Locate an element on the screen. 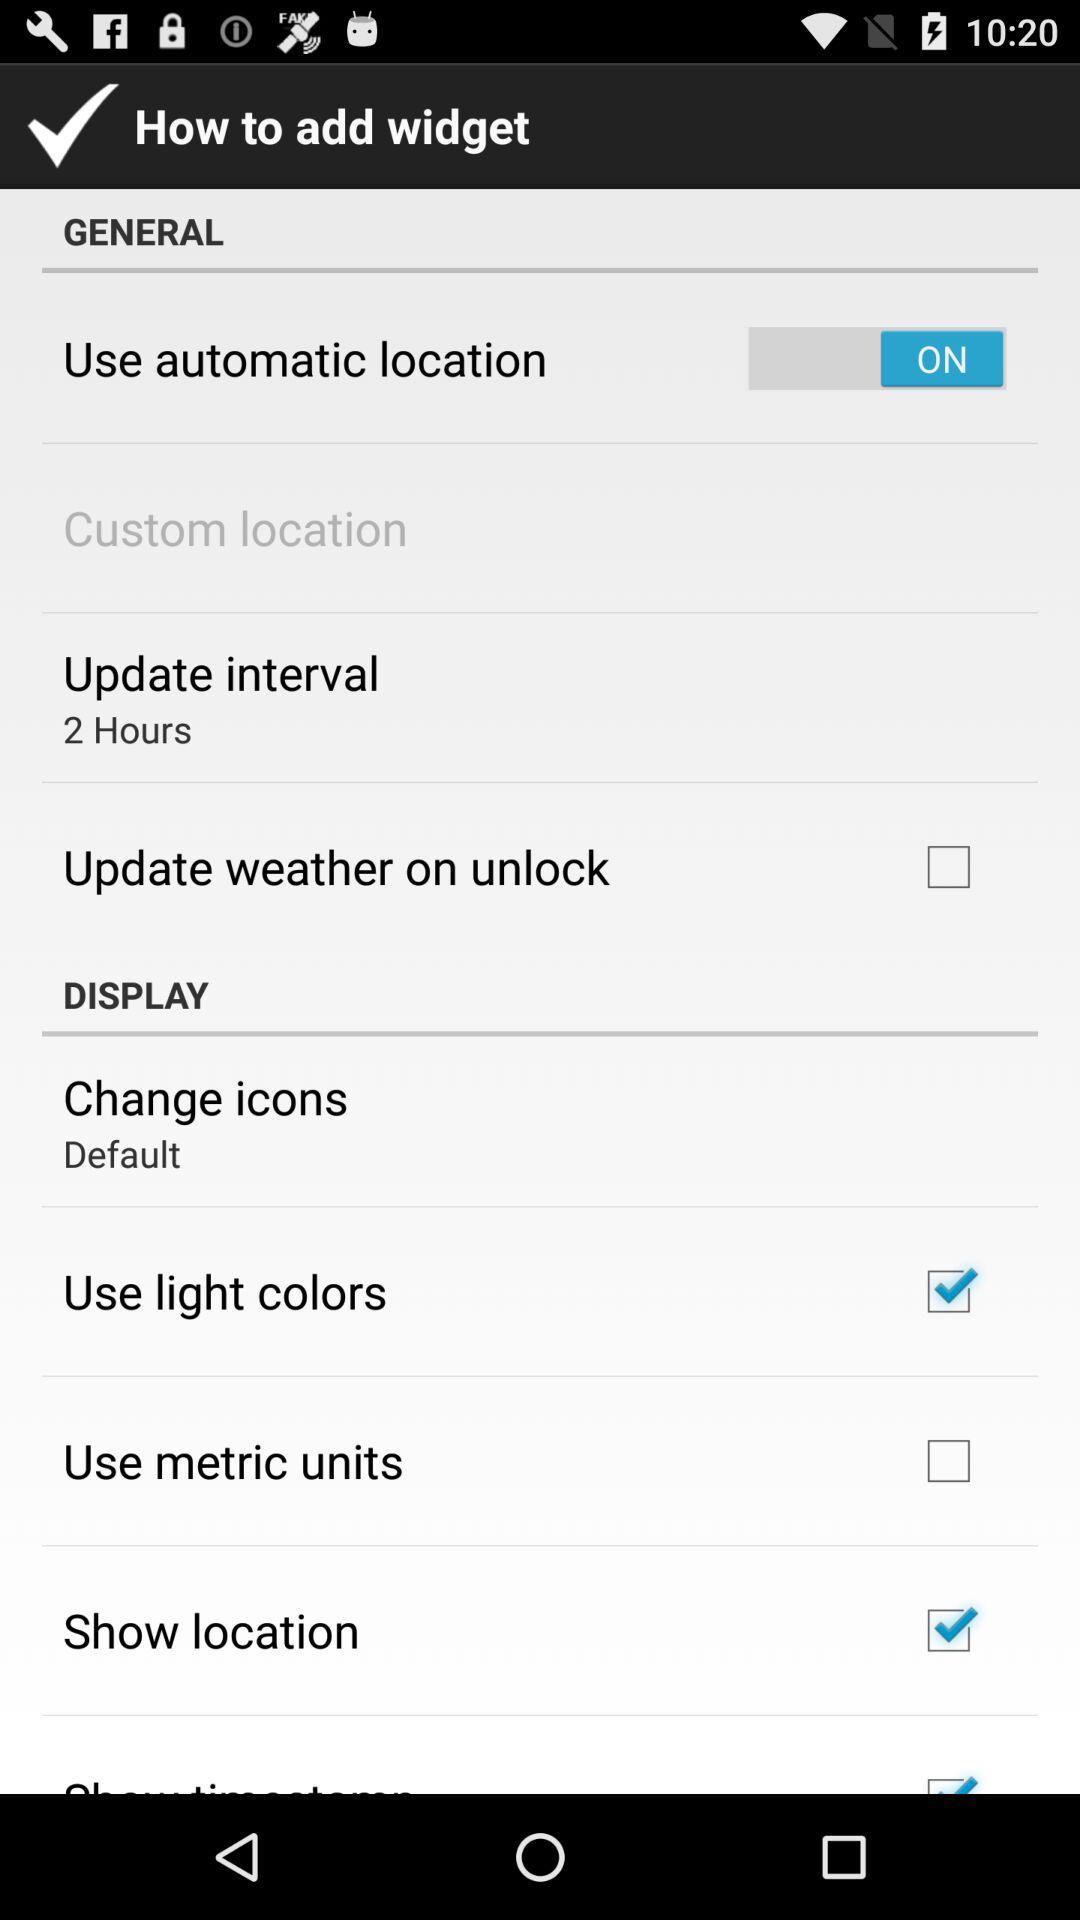 The width and height of the screenshot is (1080, 1920). app below general app is located at coordinates (305, 358).